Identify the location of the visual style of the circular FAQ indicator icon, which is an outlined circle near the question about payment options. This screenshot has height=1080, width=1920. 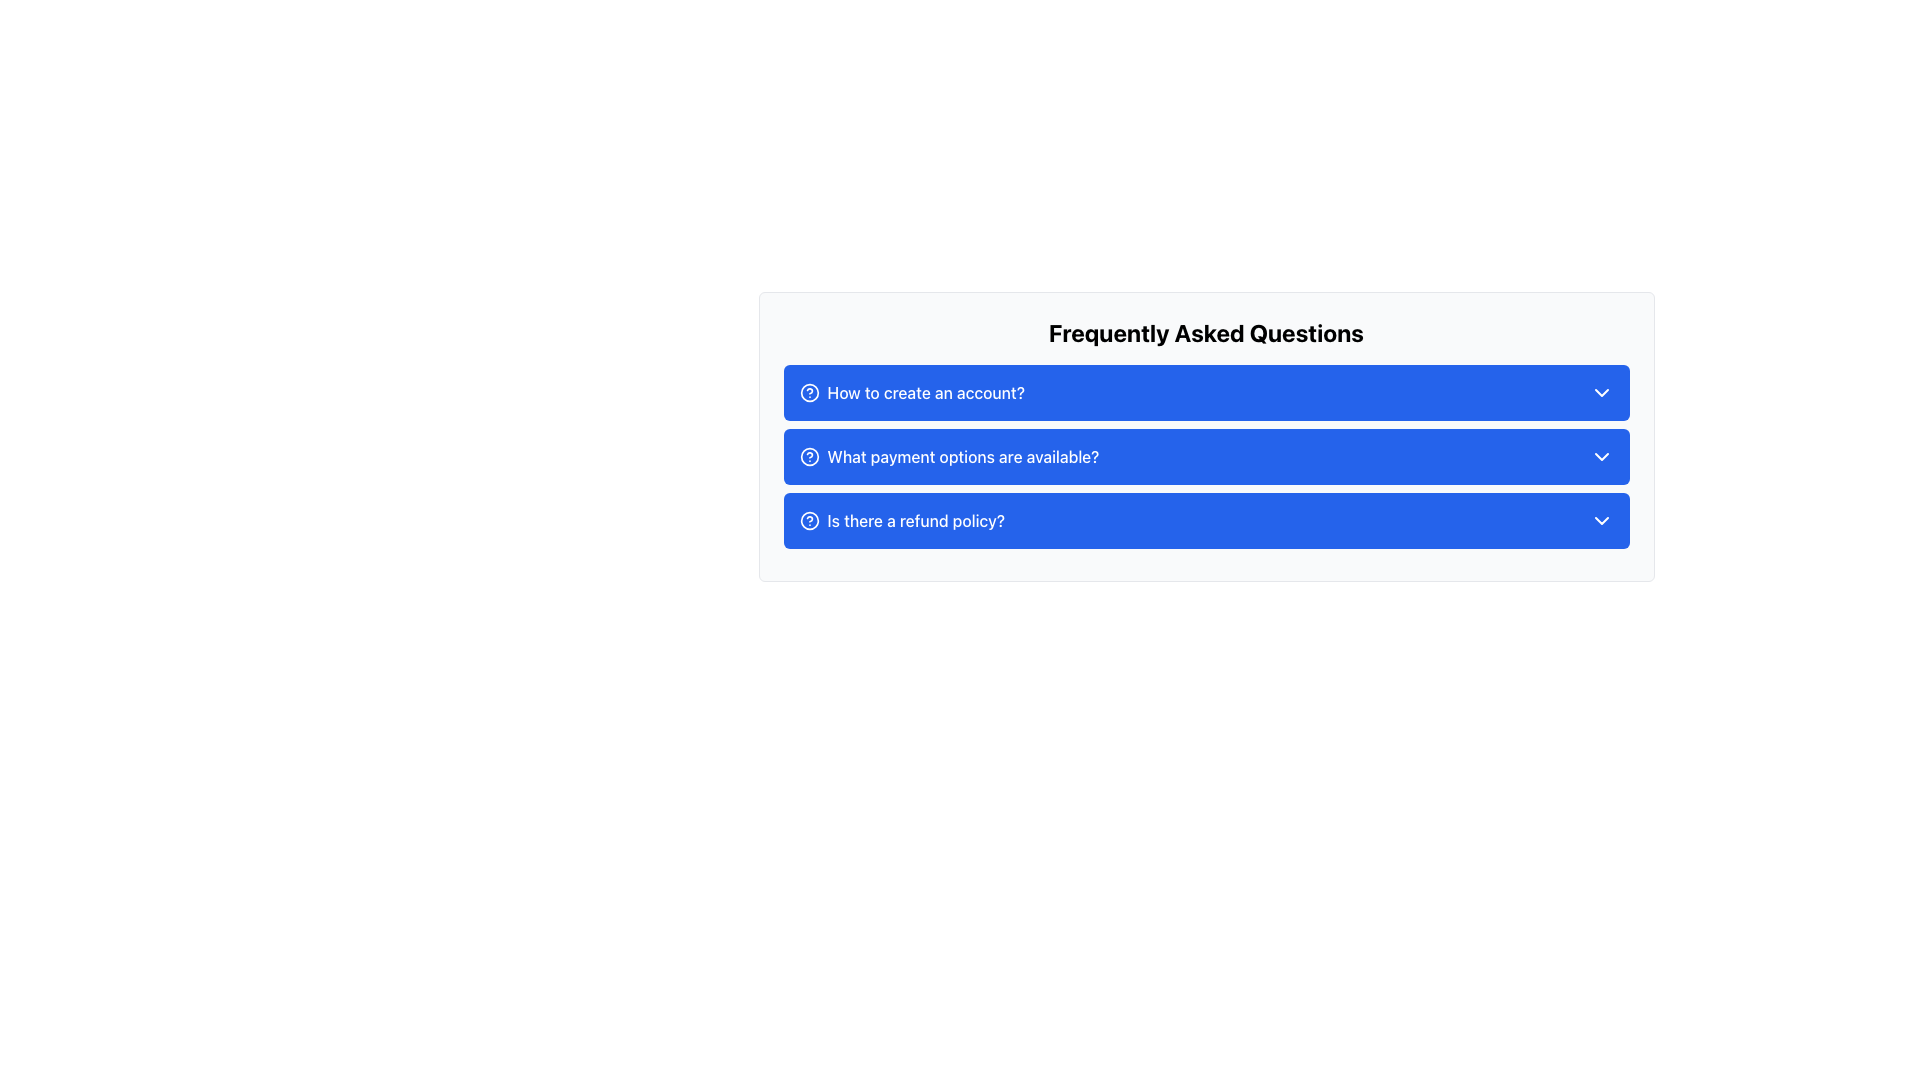
(809, 456).